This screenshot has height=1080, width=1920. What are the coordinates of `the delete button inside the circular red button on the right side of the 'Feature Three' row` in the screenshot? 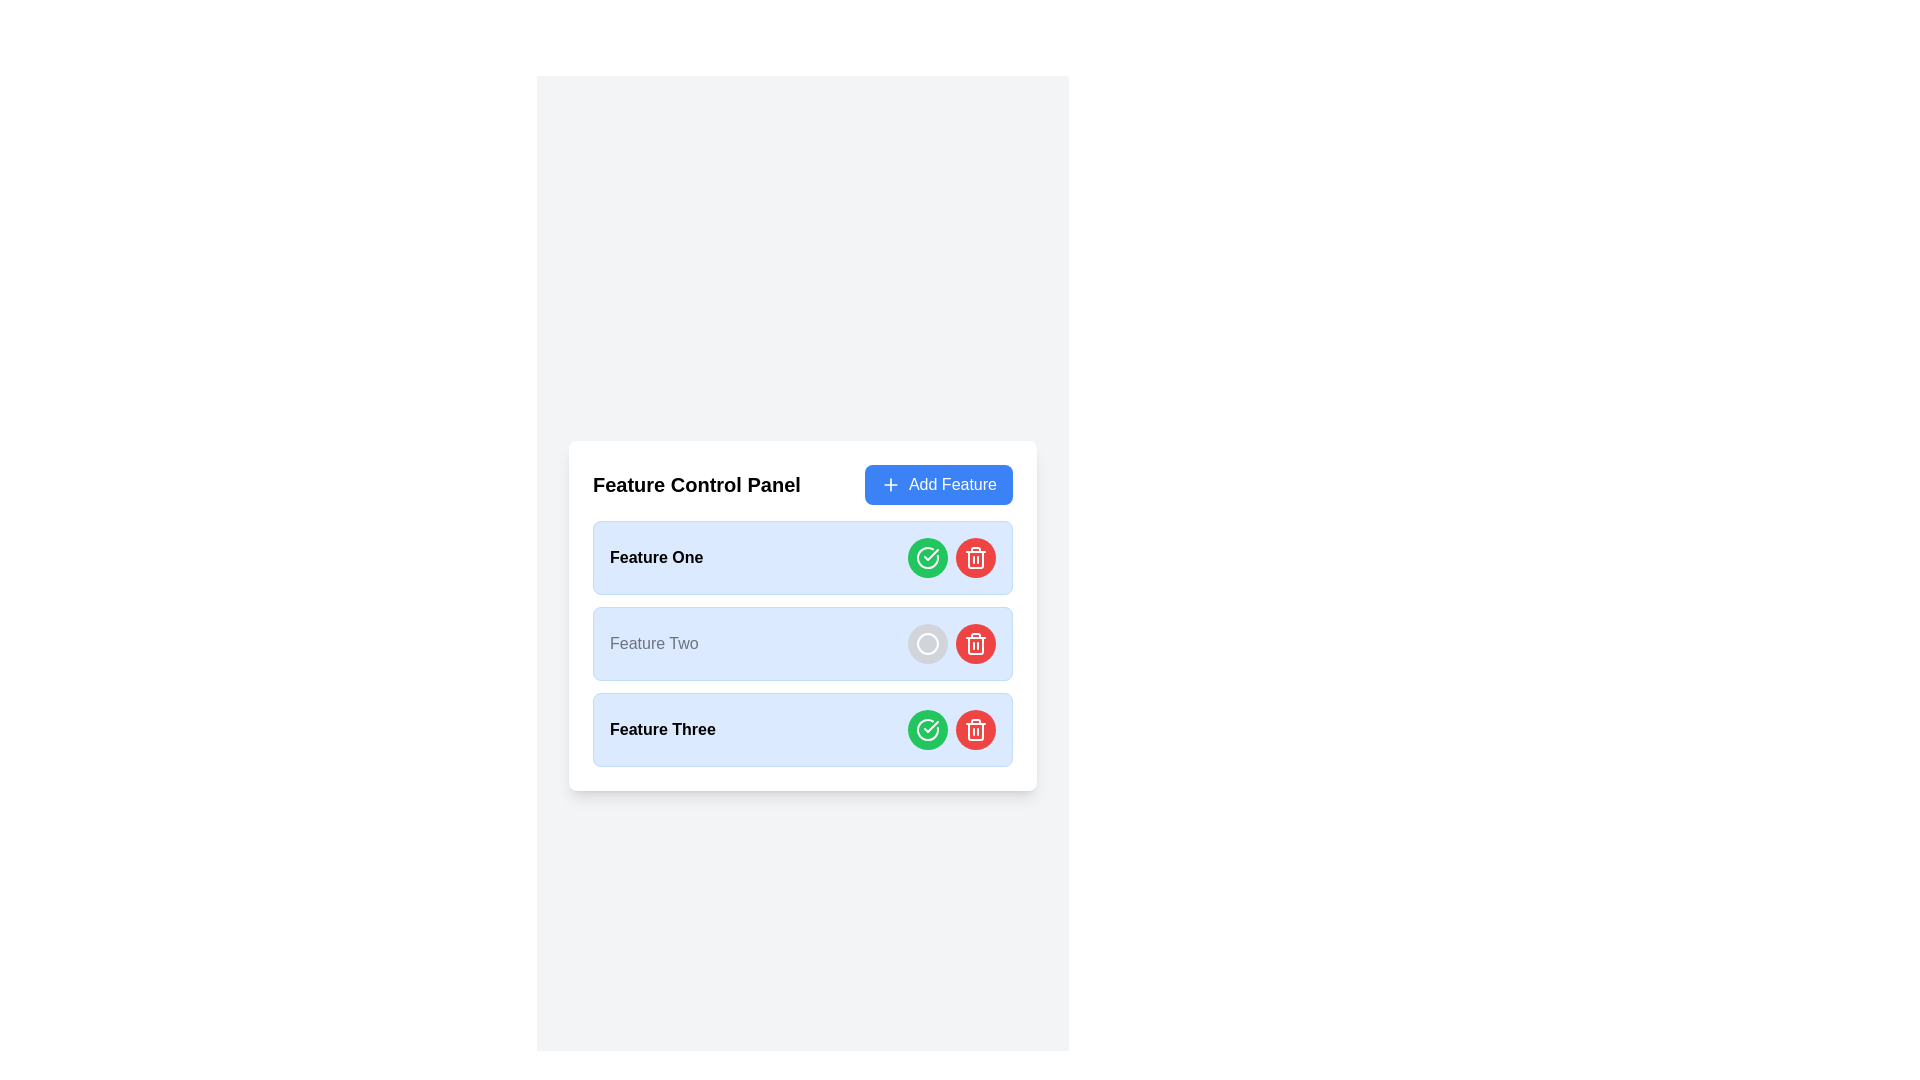 It's located at (975, 729).